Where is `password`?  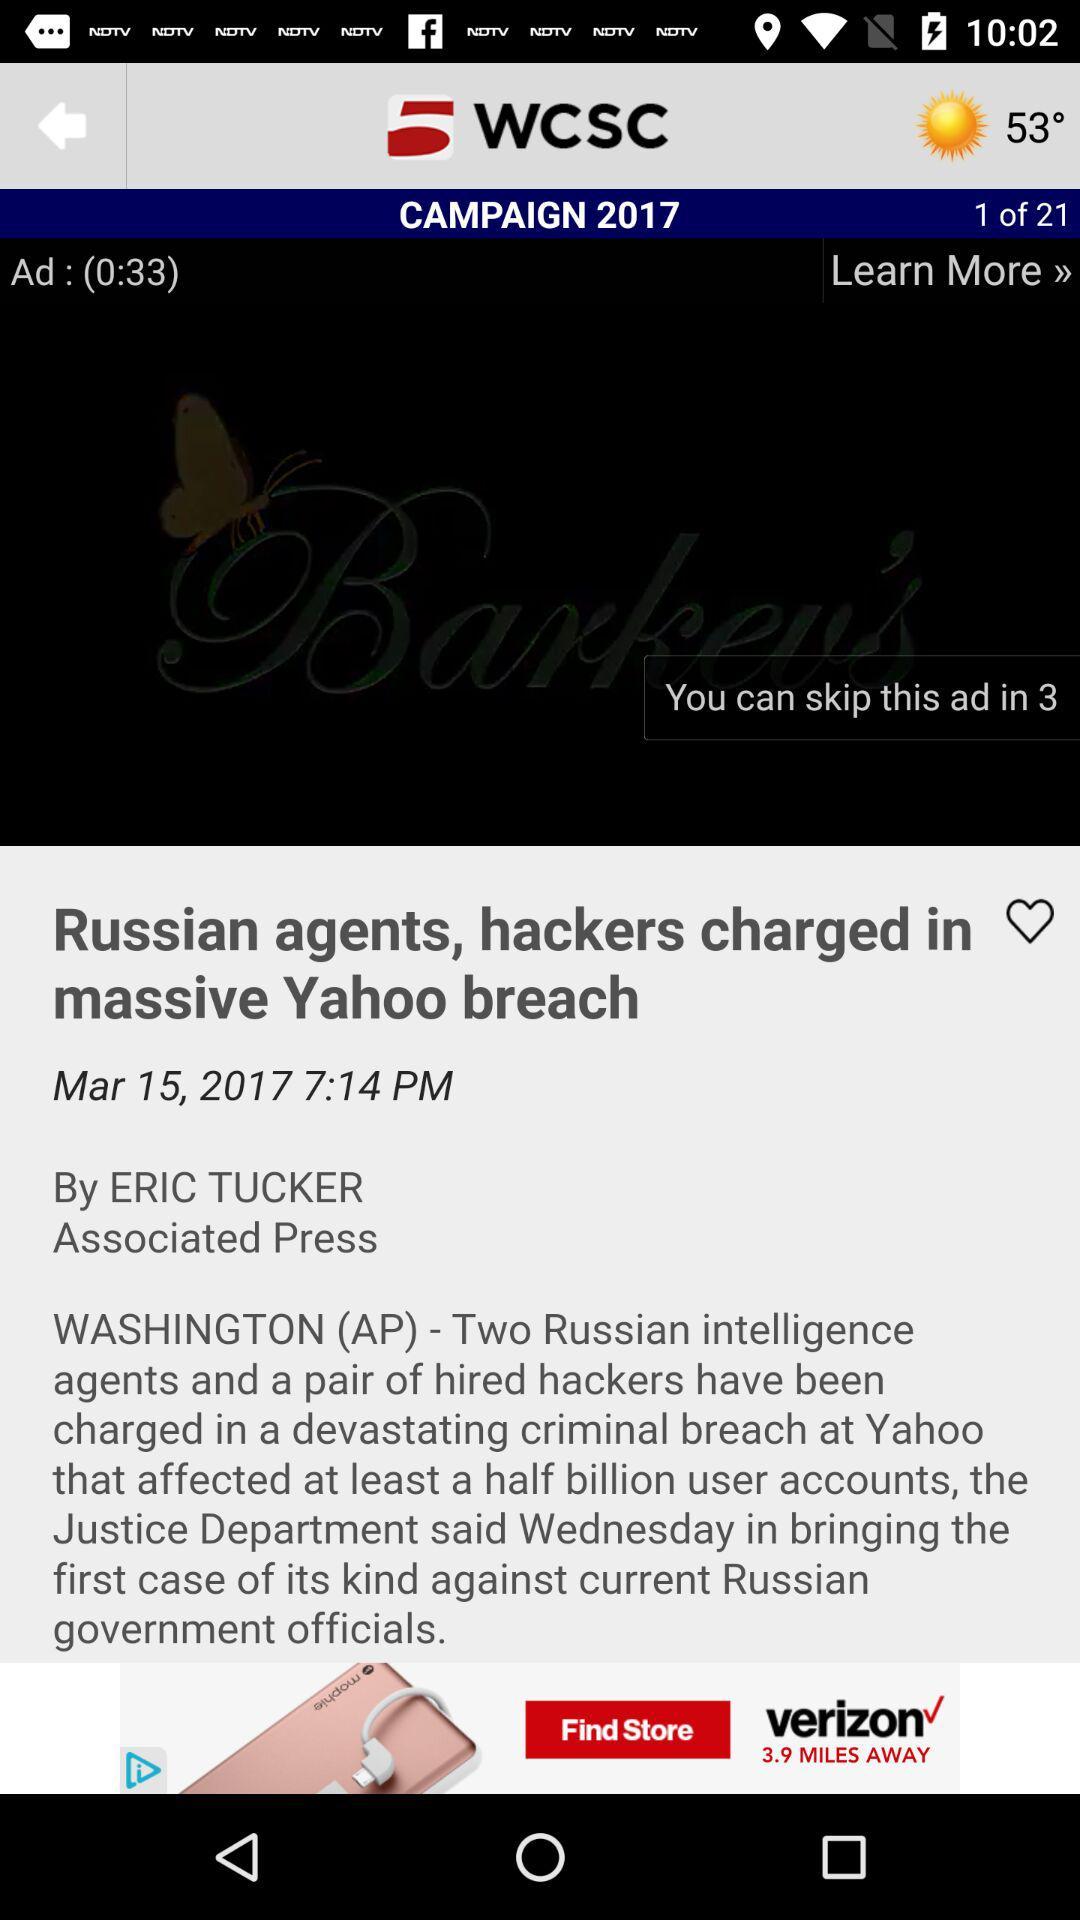
password is located at coordinates (540, 1252).